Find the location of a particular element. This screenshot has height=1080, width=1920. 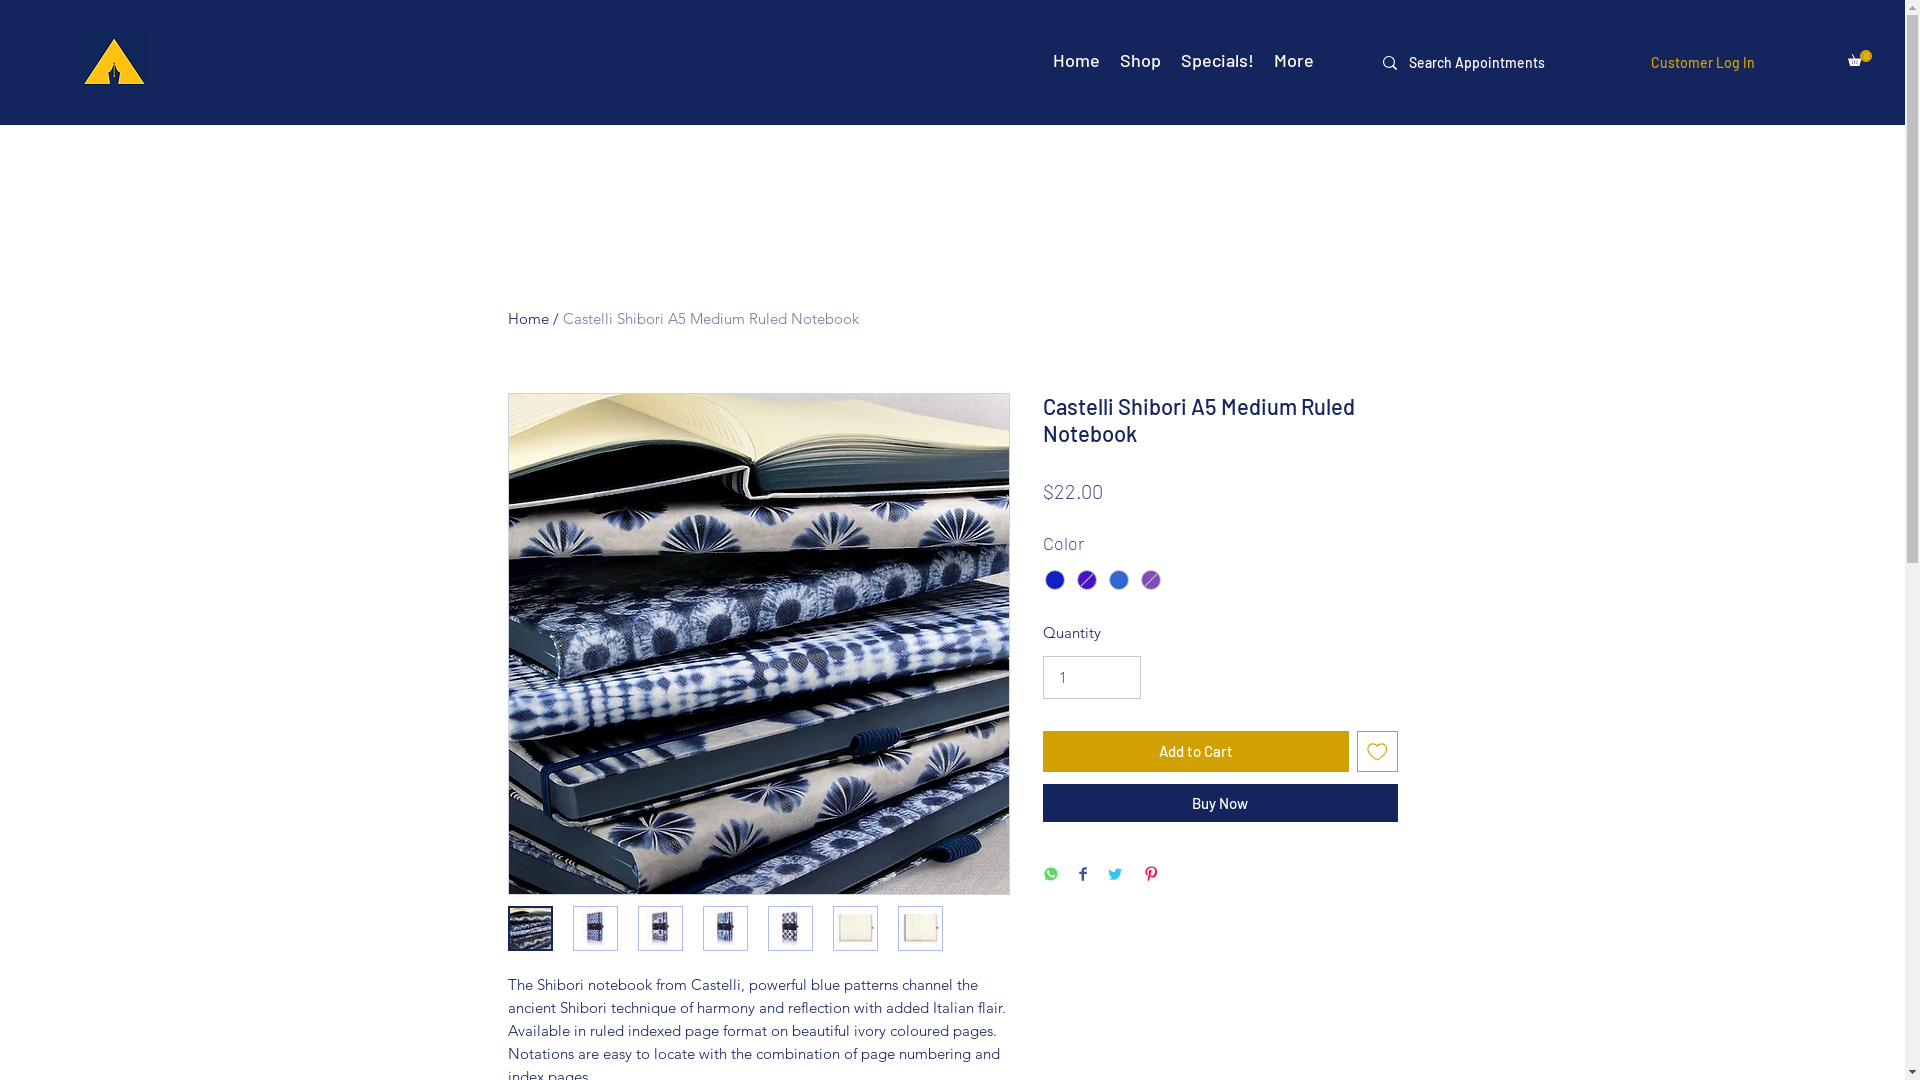

'0' is located at coordinates (1847, 56).